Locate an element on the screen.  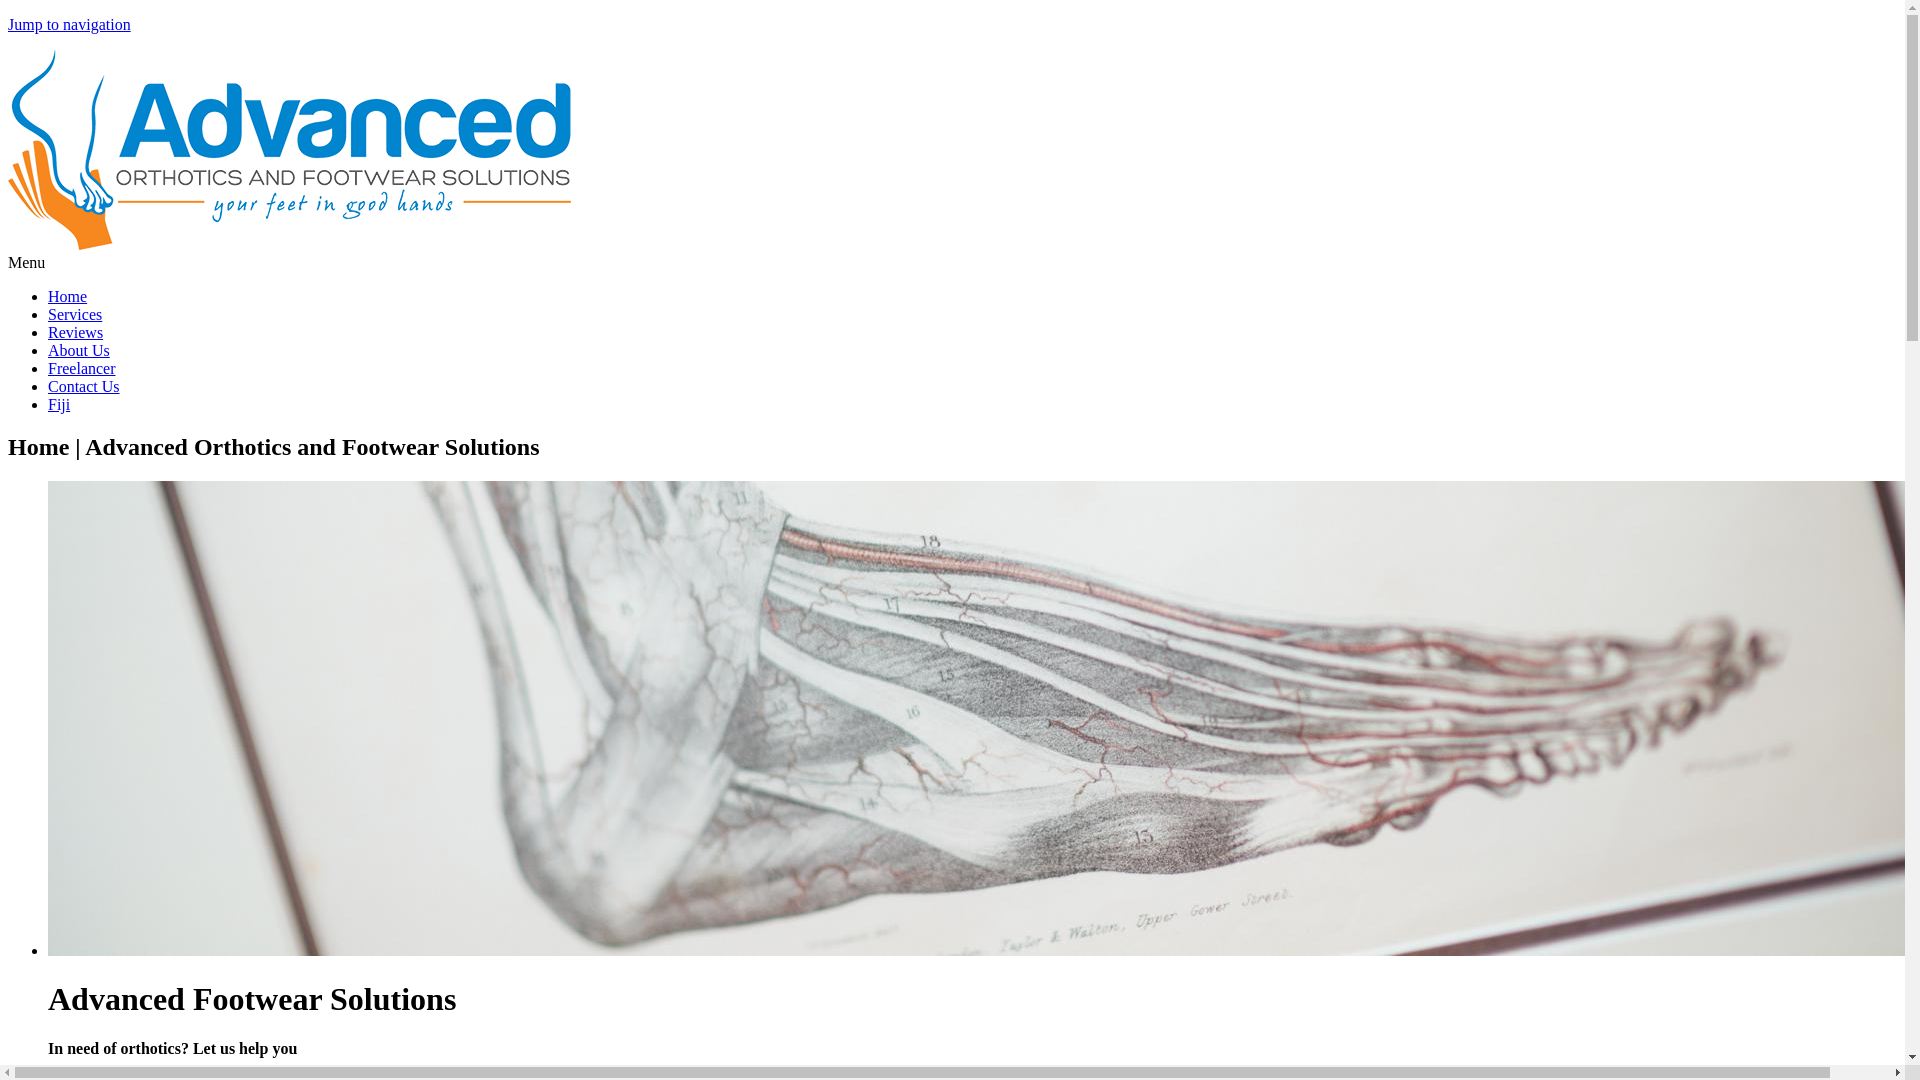
'Jump to navigation' is located at coordinates (8, 24).